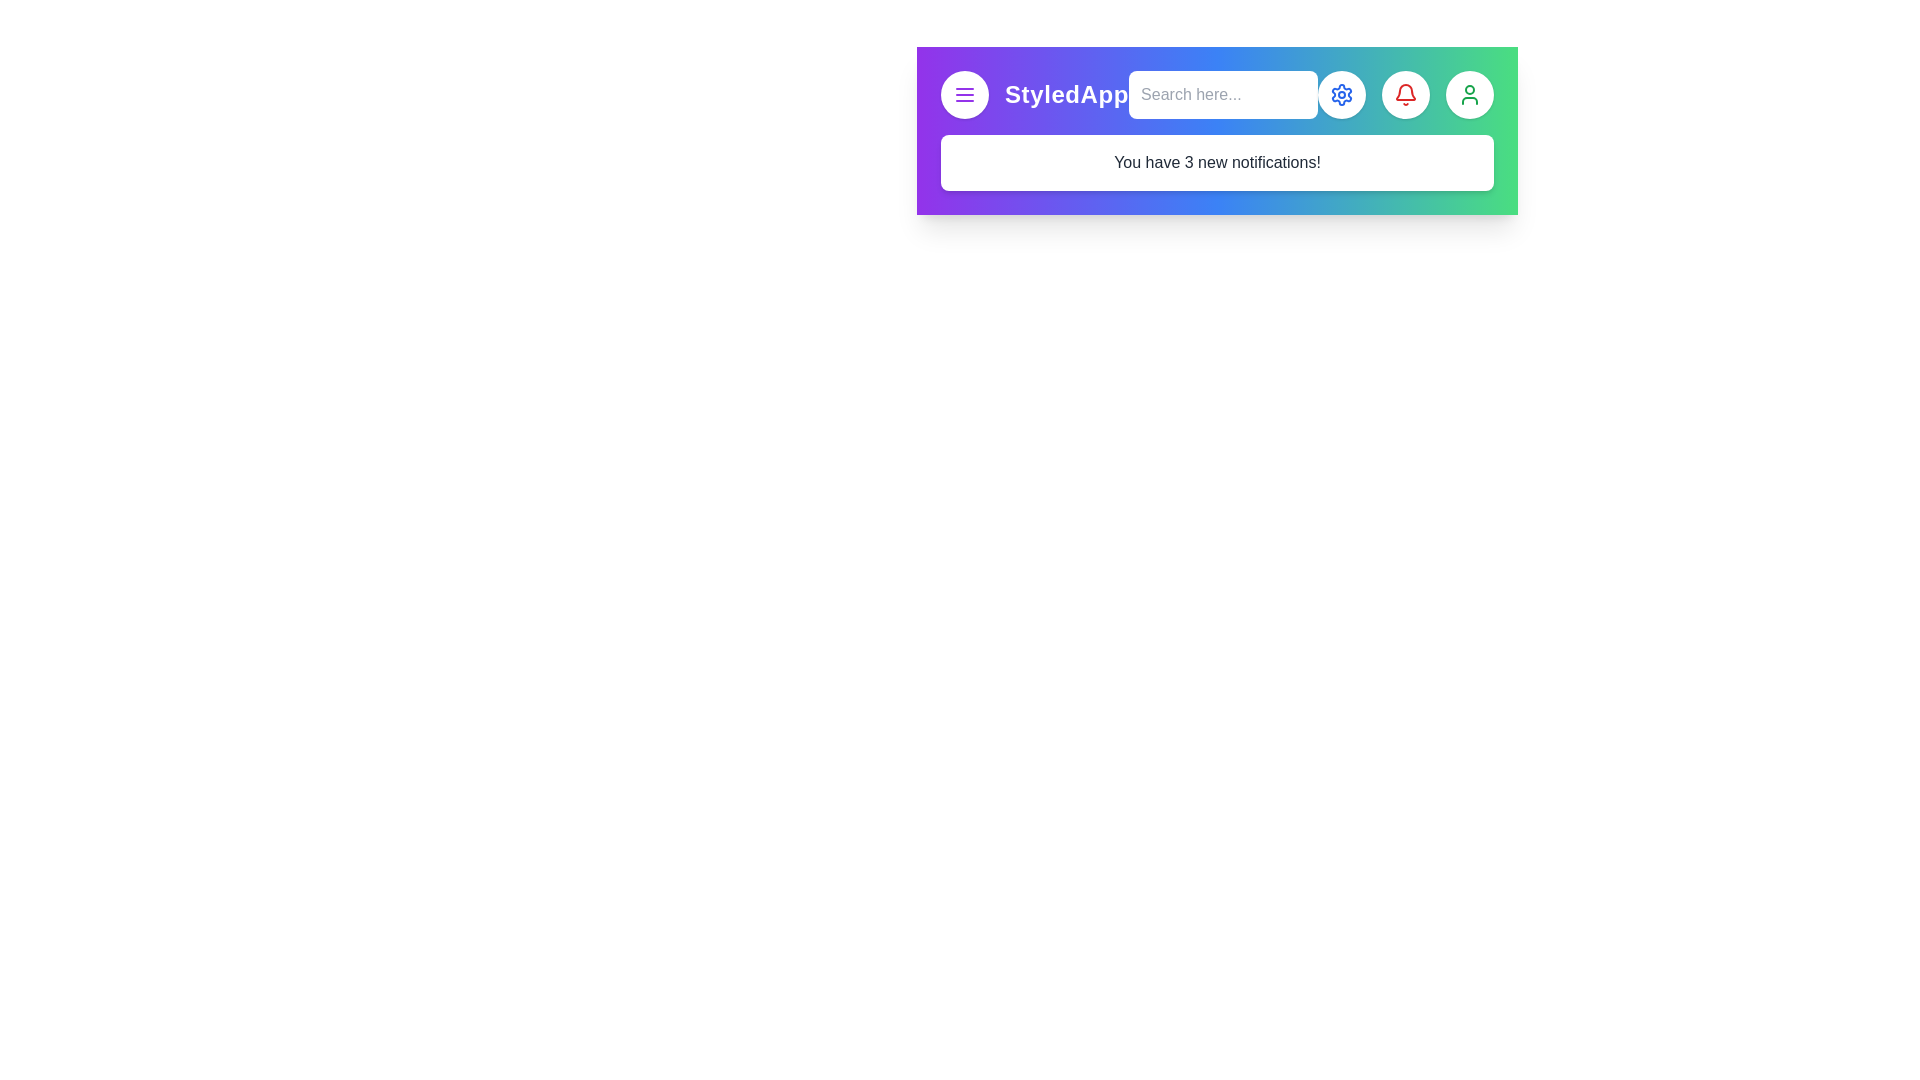  Describe the element at coordinates (1342, 95) in the screenshot. I see `the element with Settings Button to display its tooltip or effect` at that location.